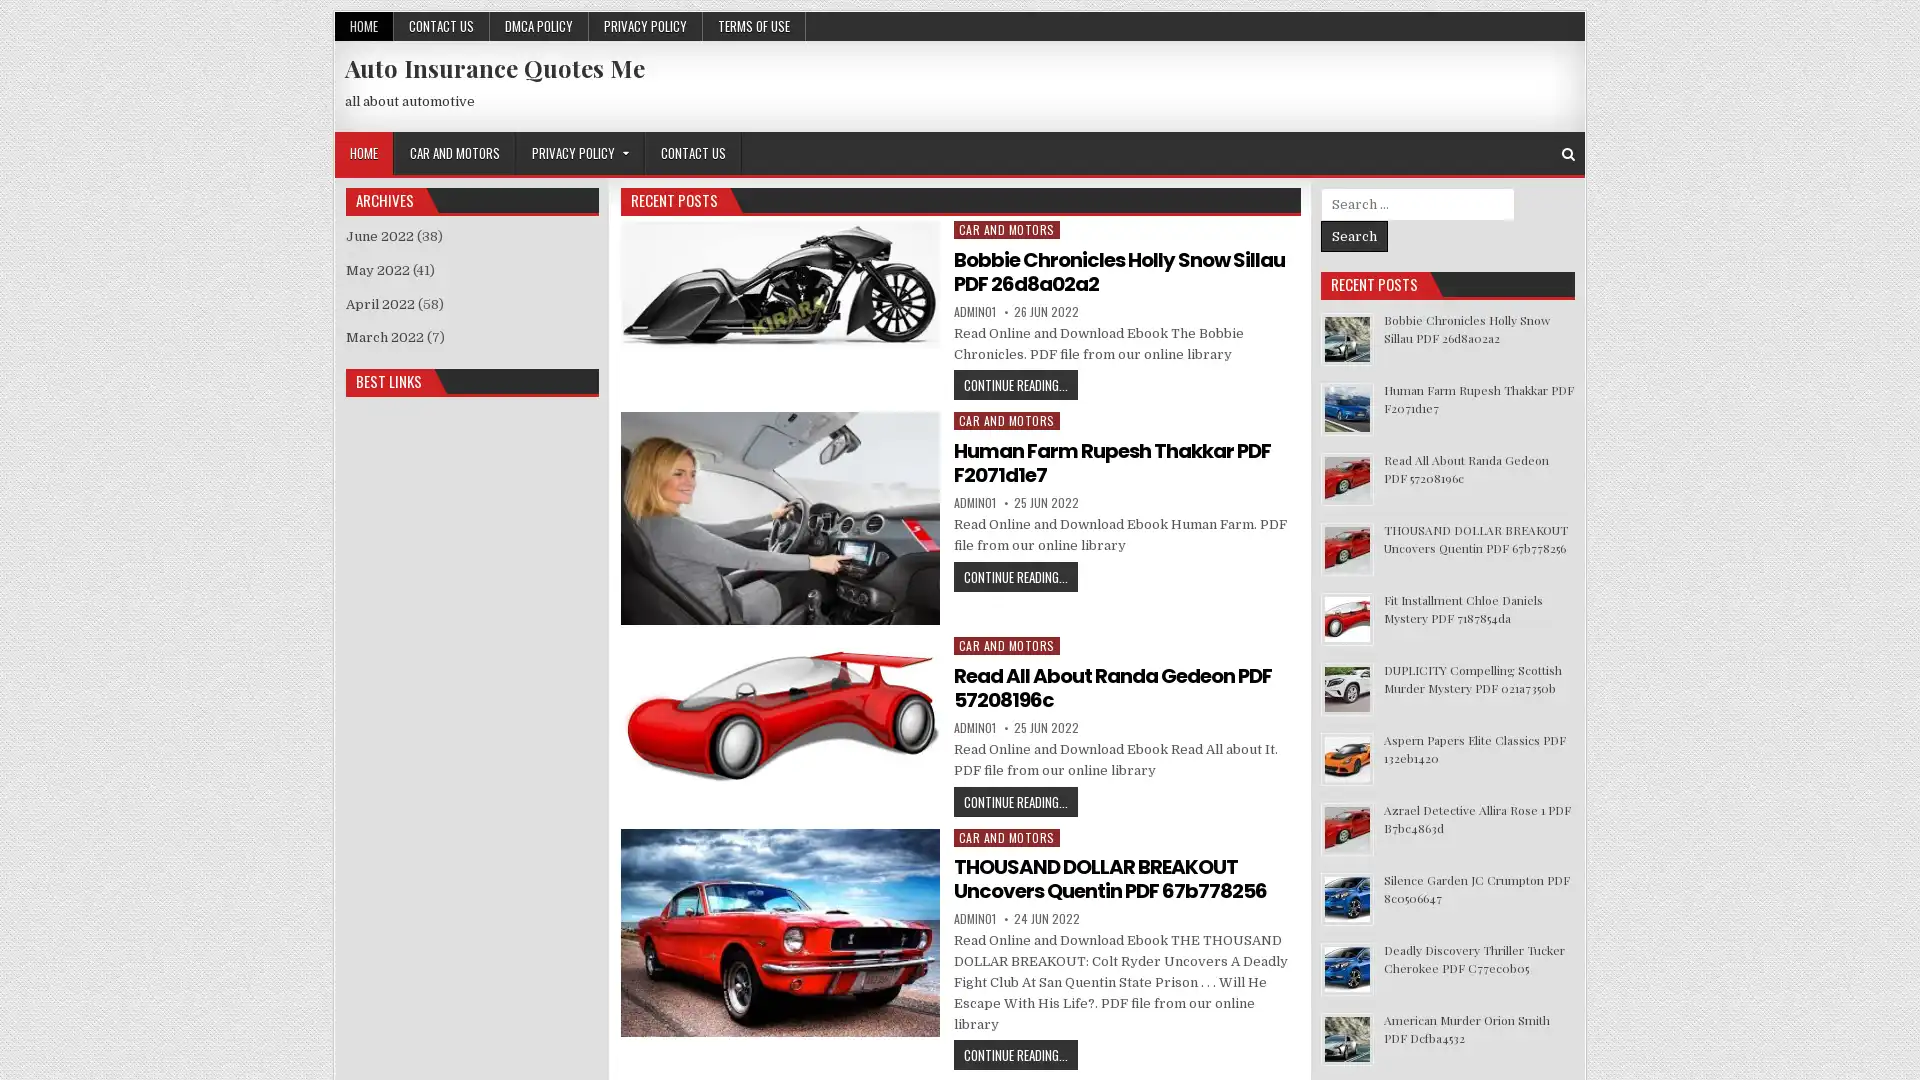 The width and height of the screenshot is (1920, 1080). I want to click on Search, so click(1354, 235).